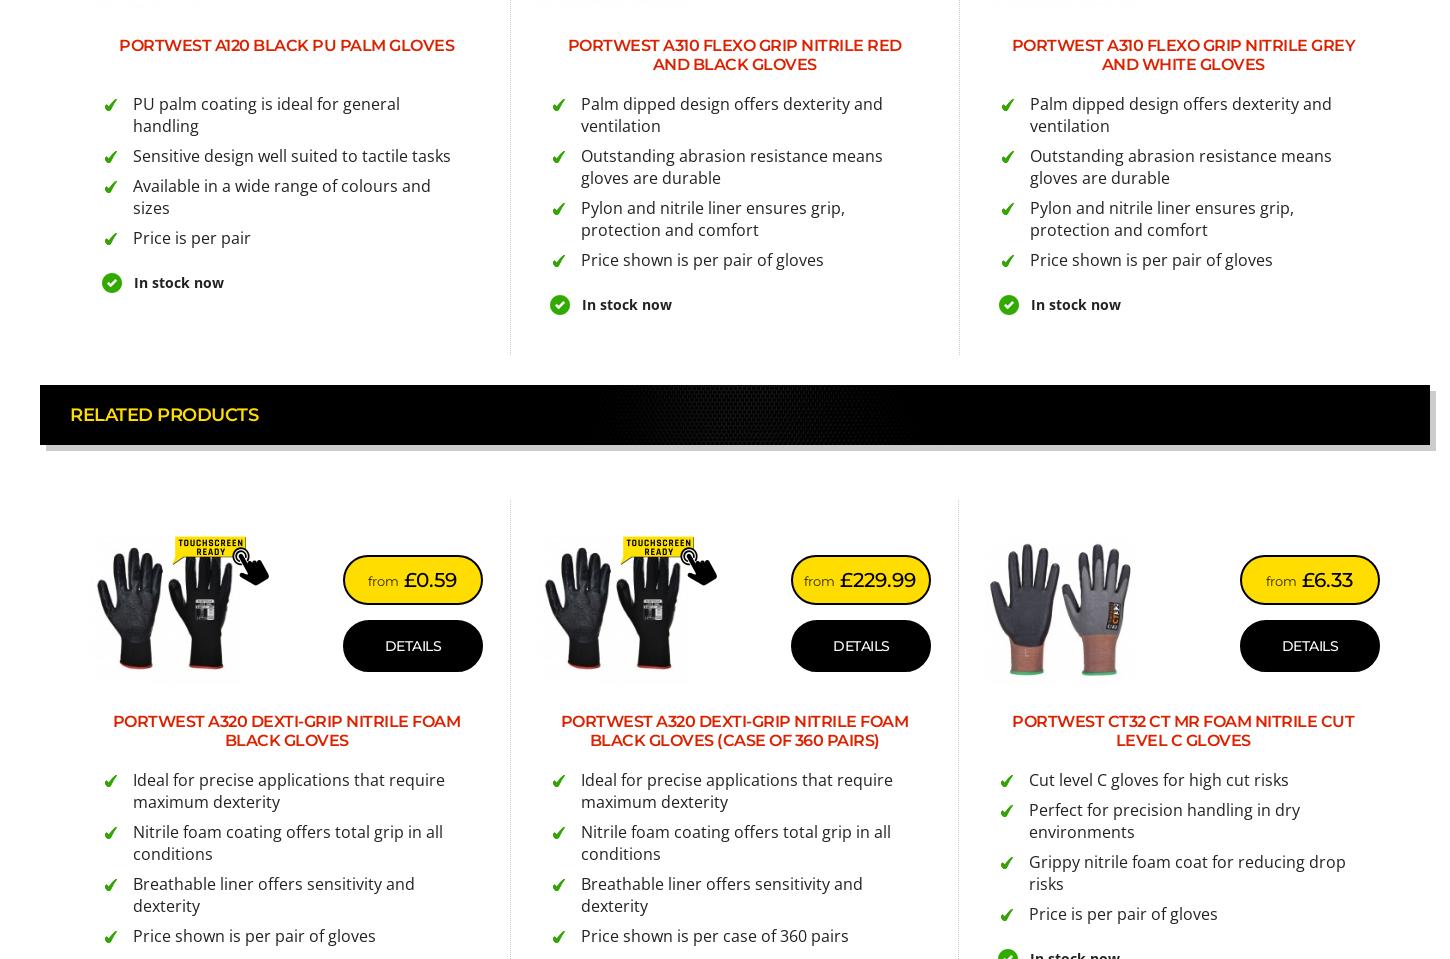 This screenshot has height=959, width=1450. I want to click on 'Cut level C gloves for high cut risks', so click(1157, 779).